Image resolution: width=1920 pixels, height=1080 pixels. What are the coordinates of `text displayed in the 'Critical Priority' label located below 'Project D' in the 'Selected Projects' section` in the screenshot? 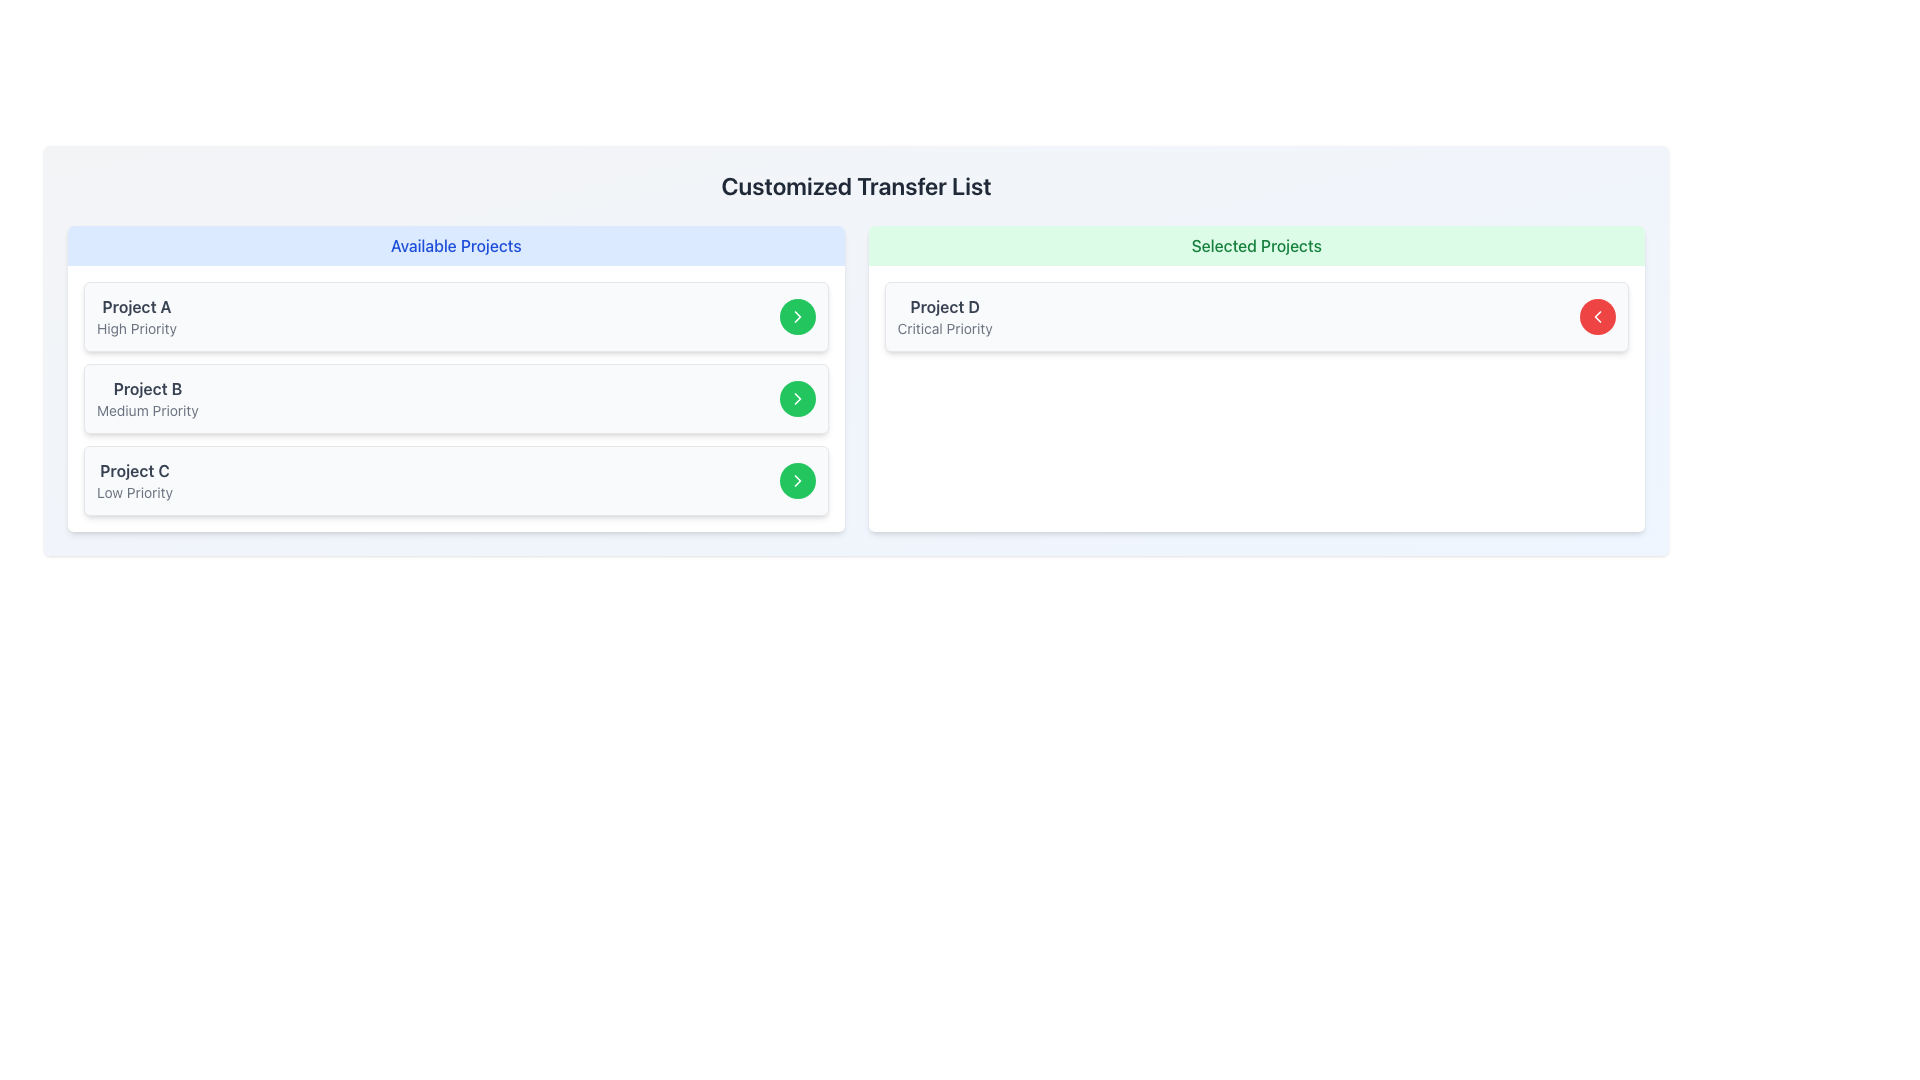 It's located at (944, 327).